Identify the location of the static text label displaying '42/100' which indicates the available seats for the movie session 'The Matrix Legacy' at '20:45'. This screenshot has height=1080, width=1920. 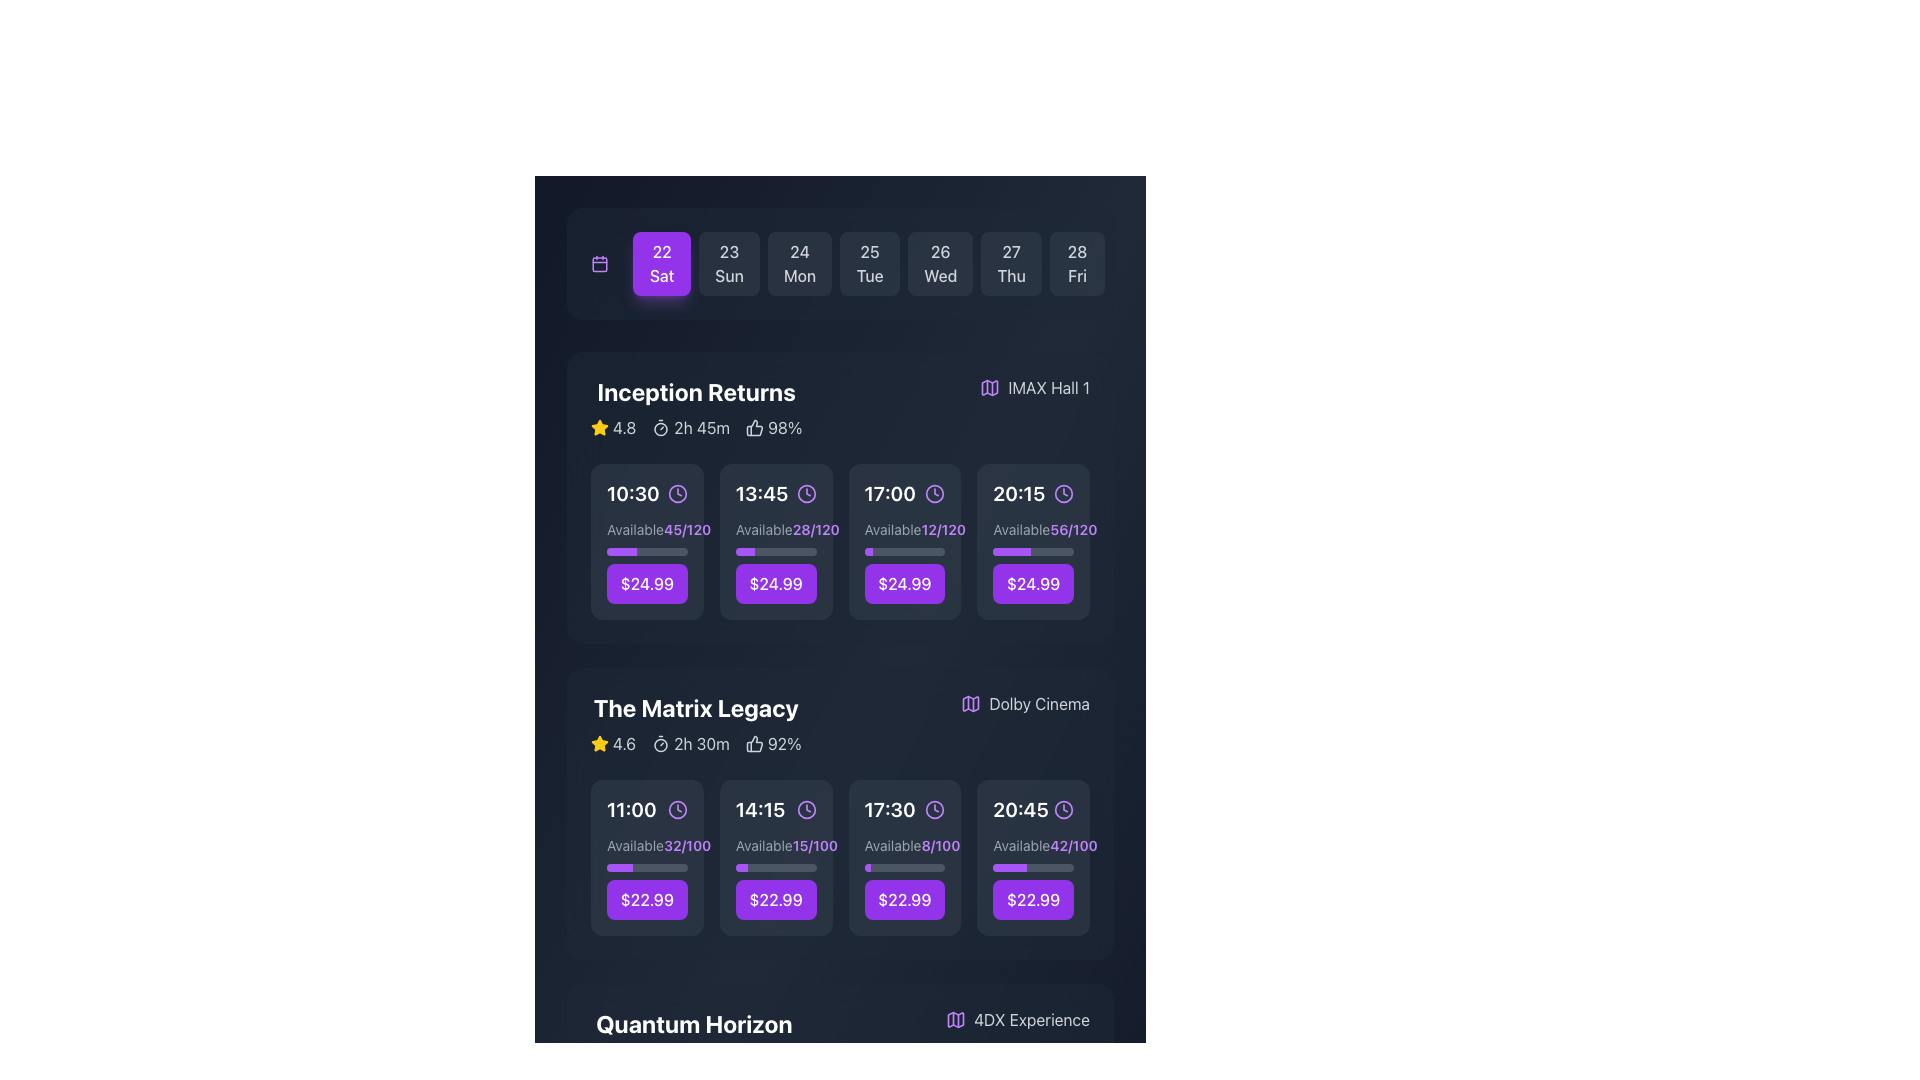
(1073, 845).